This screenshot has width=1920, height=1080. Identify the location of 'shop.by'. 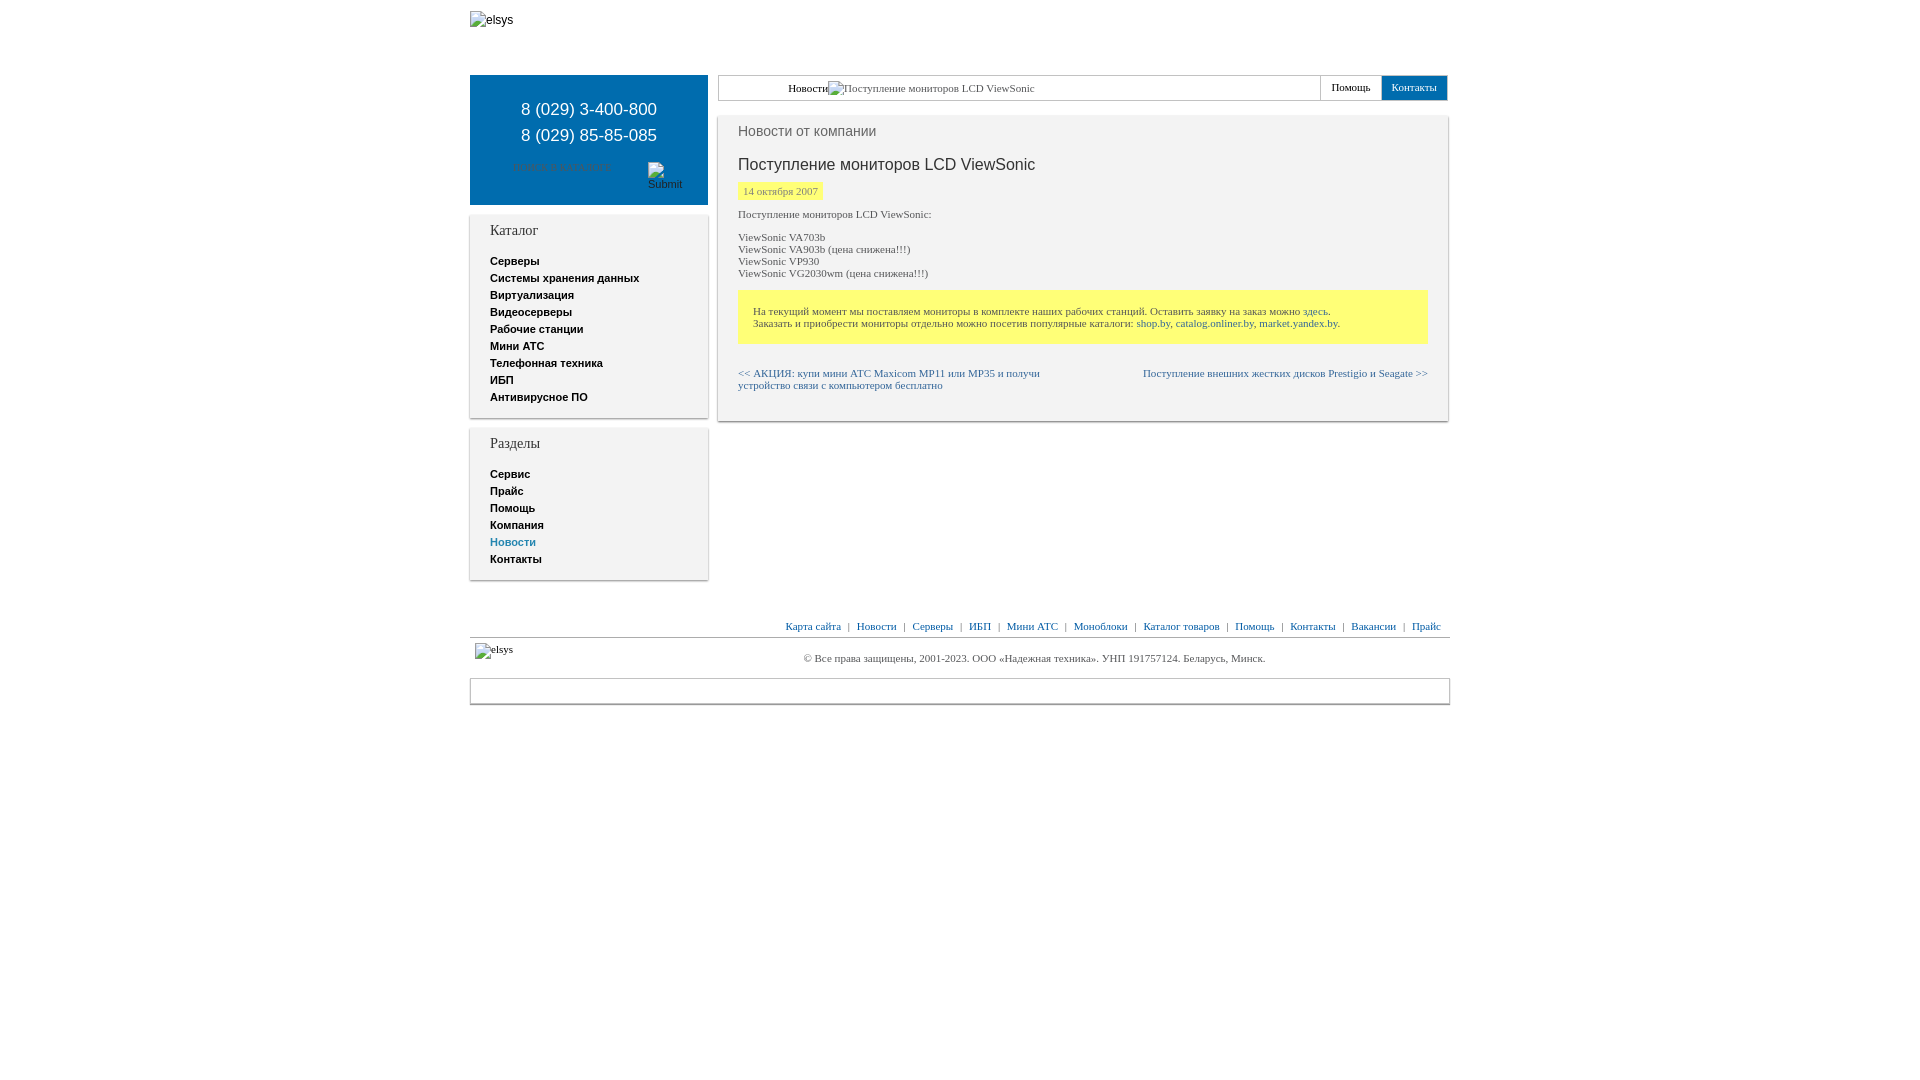
(1152, 322).